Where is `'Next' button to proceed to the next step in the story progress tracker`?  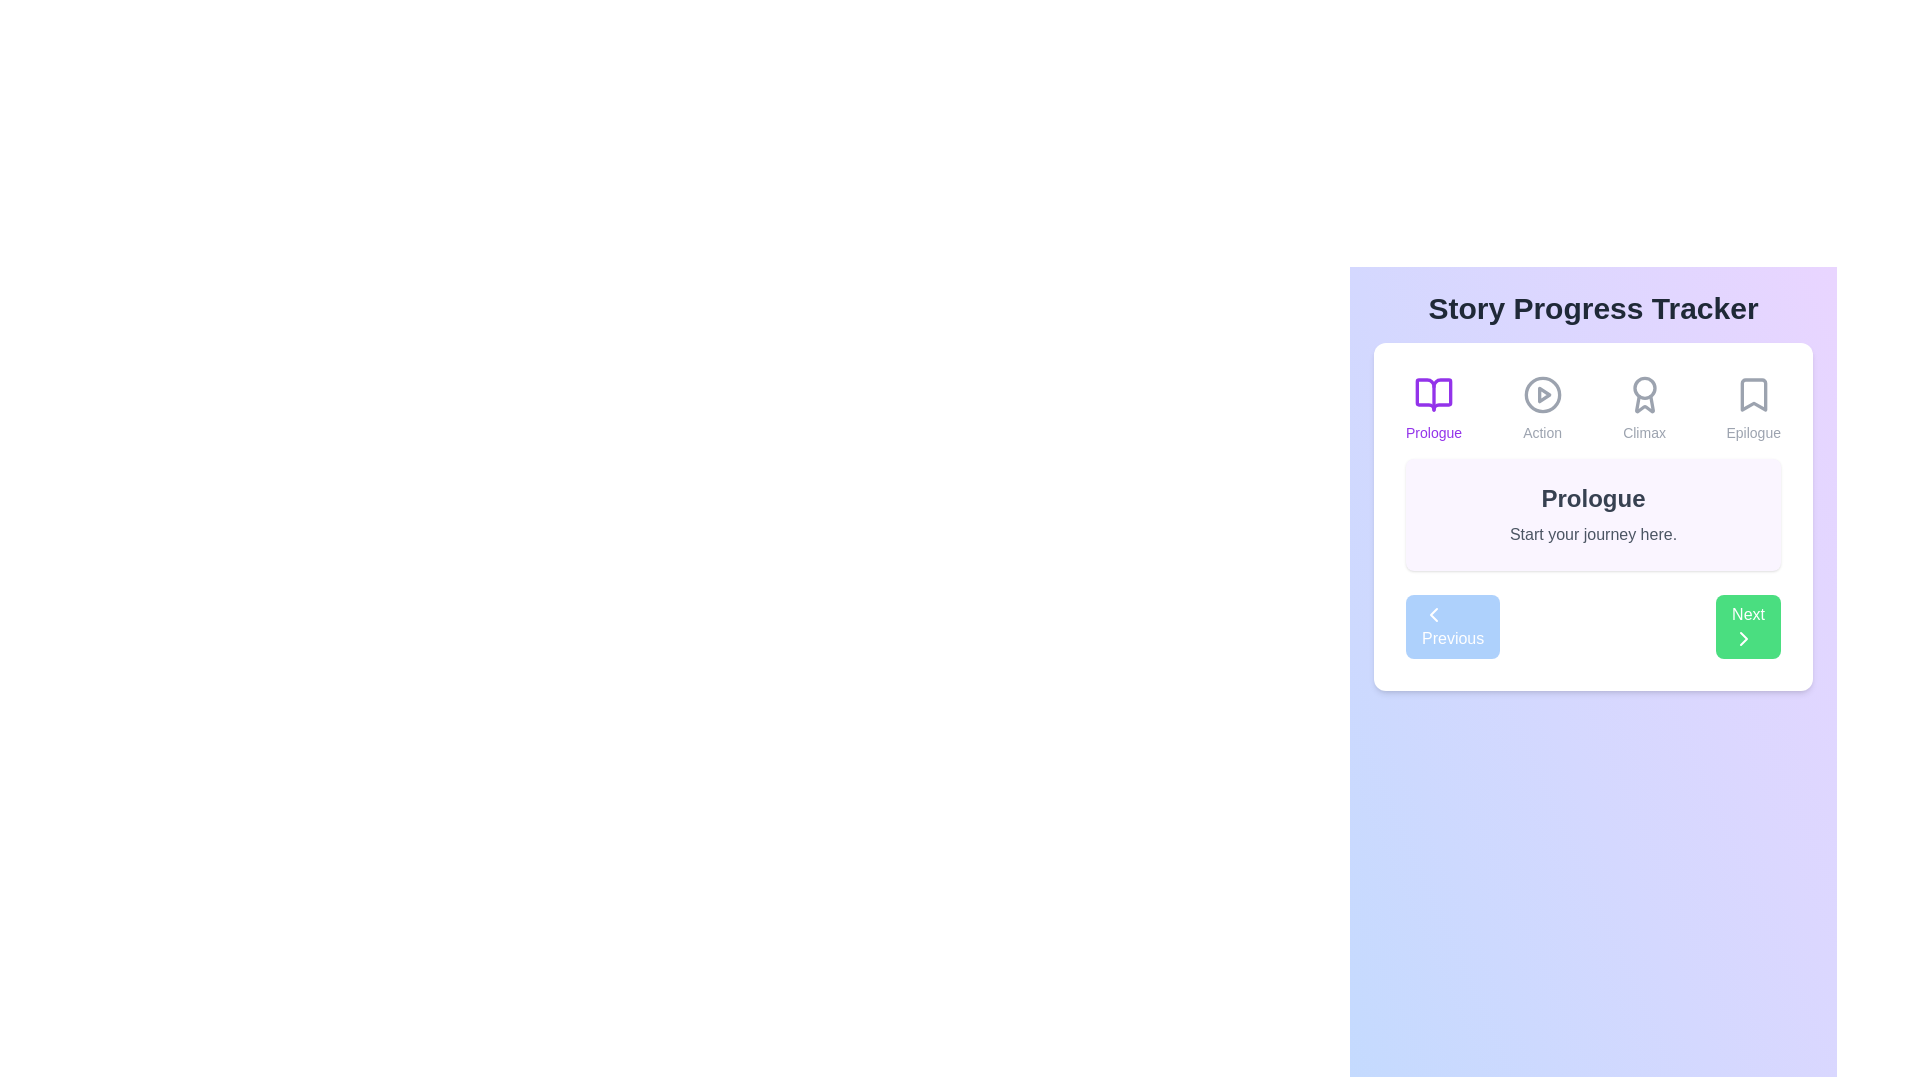 'Next' button to proceed to the next step in the story progress tracker is located at coordinates (1747, 626).